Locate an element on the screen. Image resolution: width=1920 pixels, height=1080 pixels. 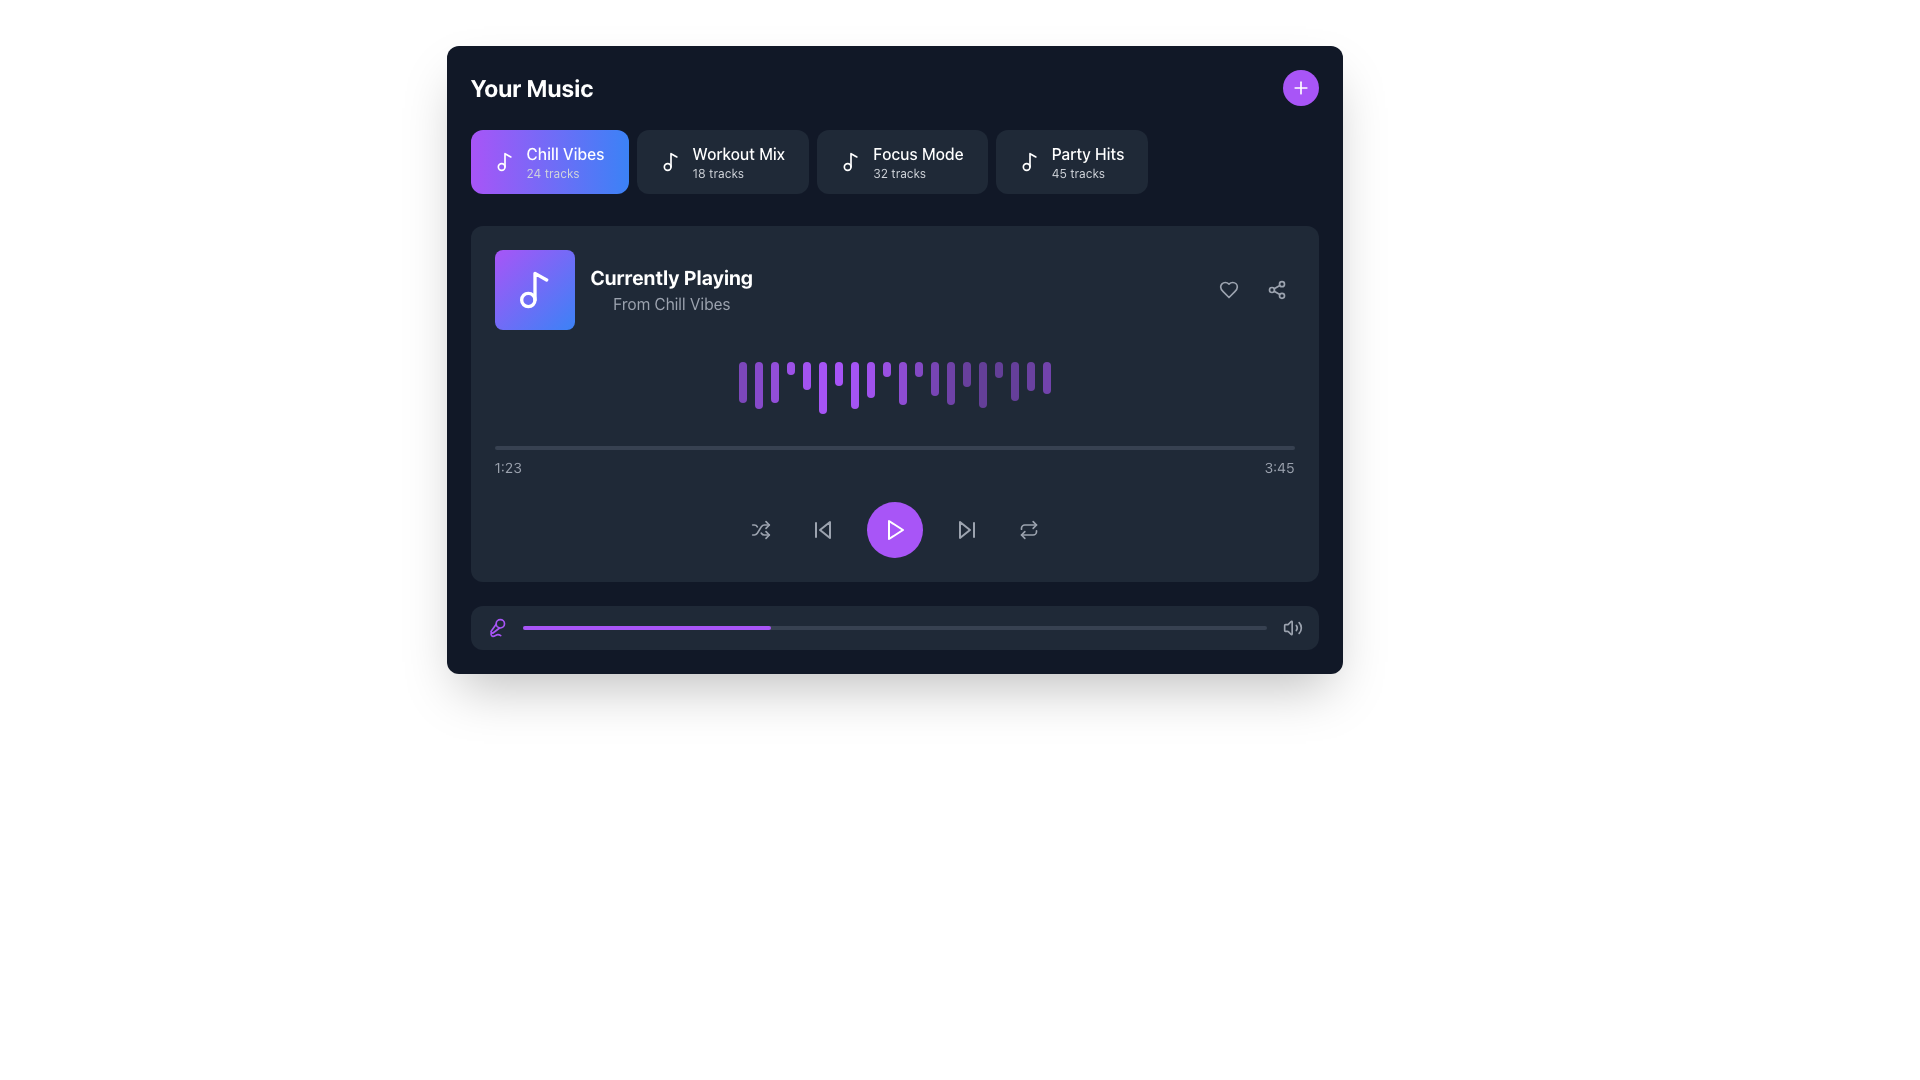
the text label that serves as a title for the music playlist, located inside the third item of a horizontal list below the 'Your Music' heading is located at coordinates (917, 153).